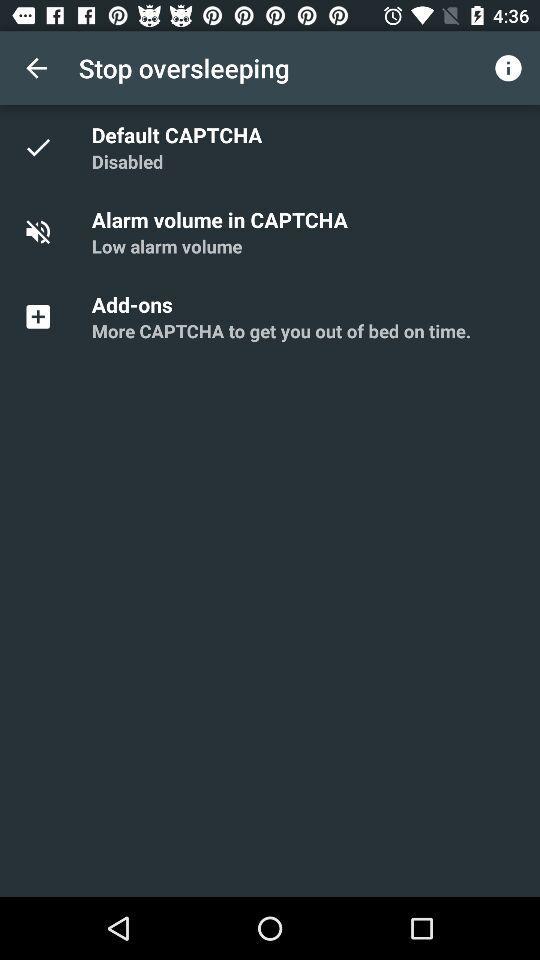 This screenshot has width=540, height=960. I want to click on the more captcha to at the center, so click(280, 331).